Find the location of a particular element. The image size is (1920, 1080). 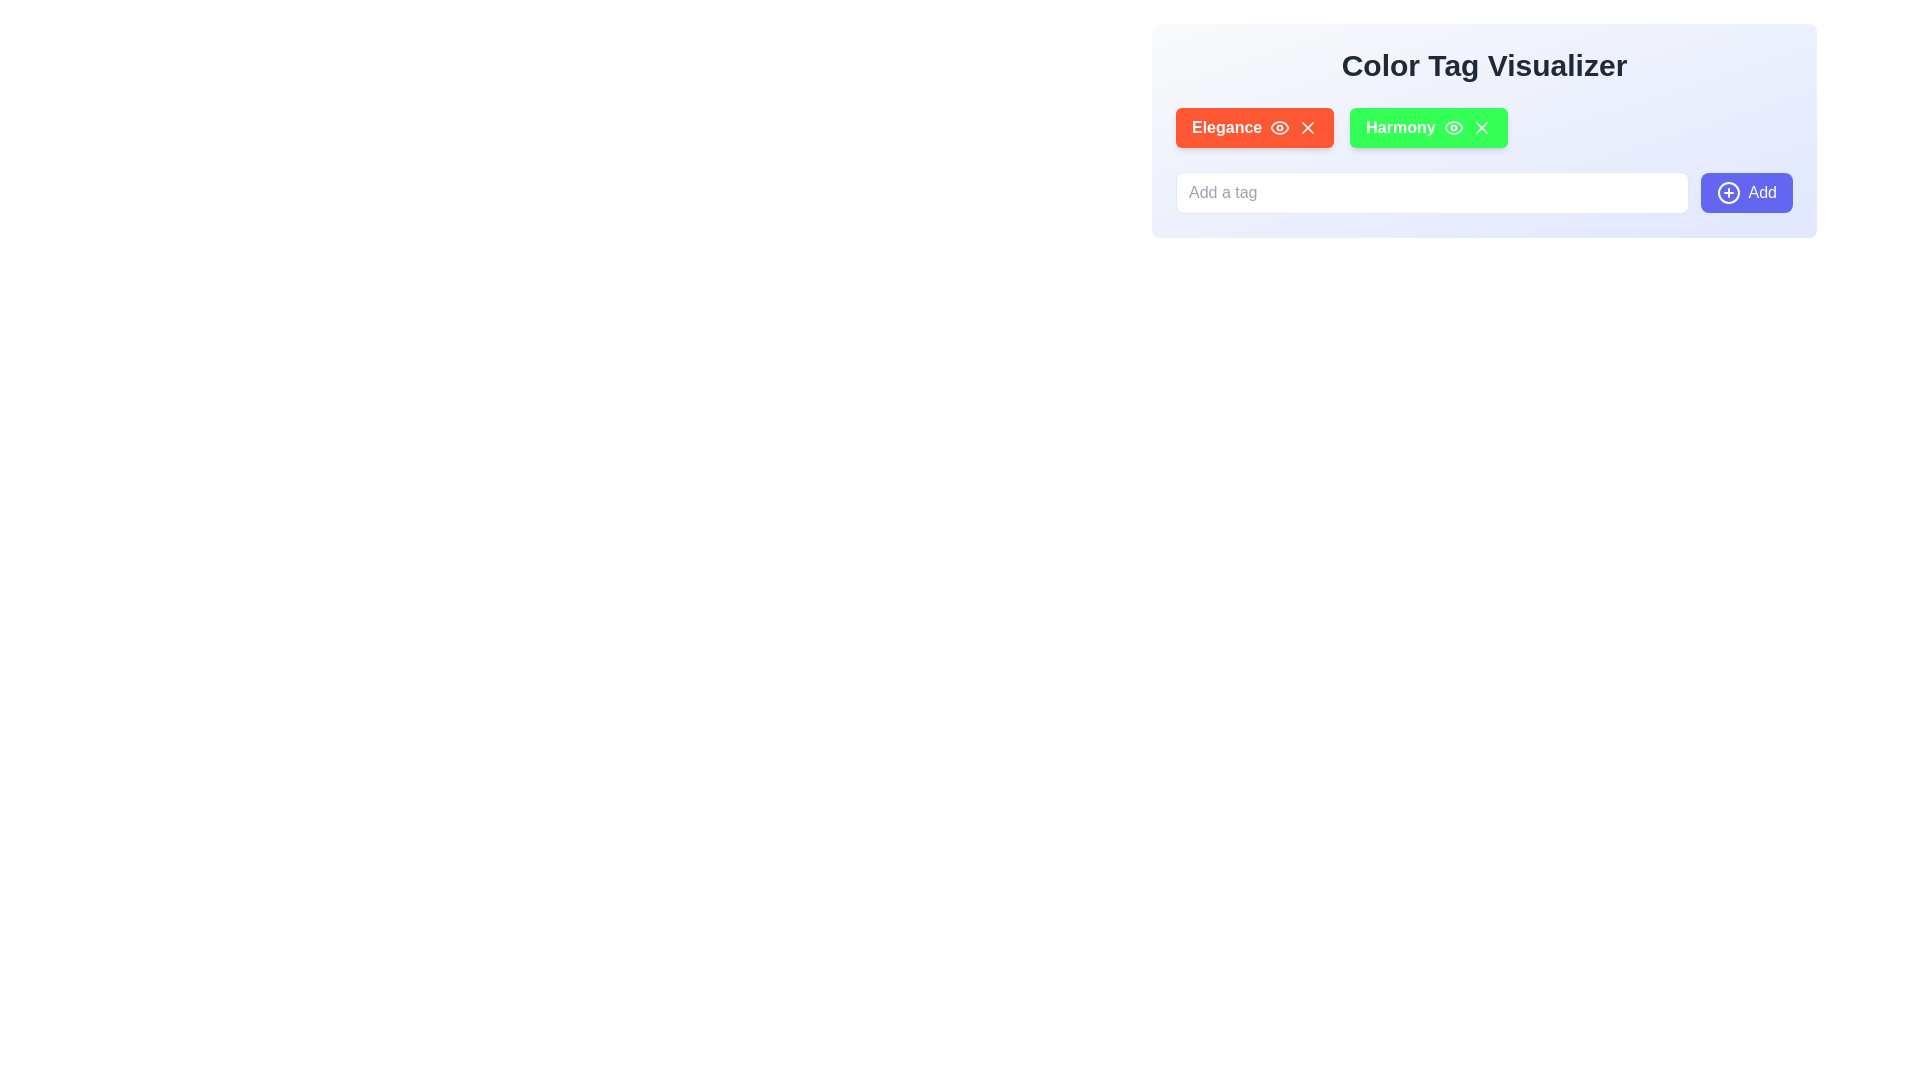

the 'Harmony' text label, which is displayed in bold white font on a rounded green background, located within the Color Tag Visualizer interface is located at coordinates (1400, 127).